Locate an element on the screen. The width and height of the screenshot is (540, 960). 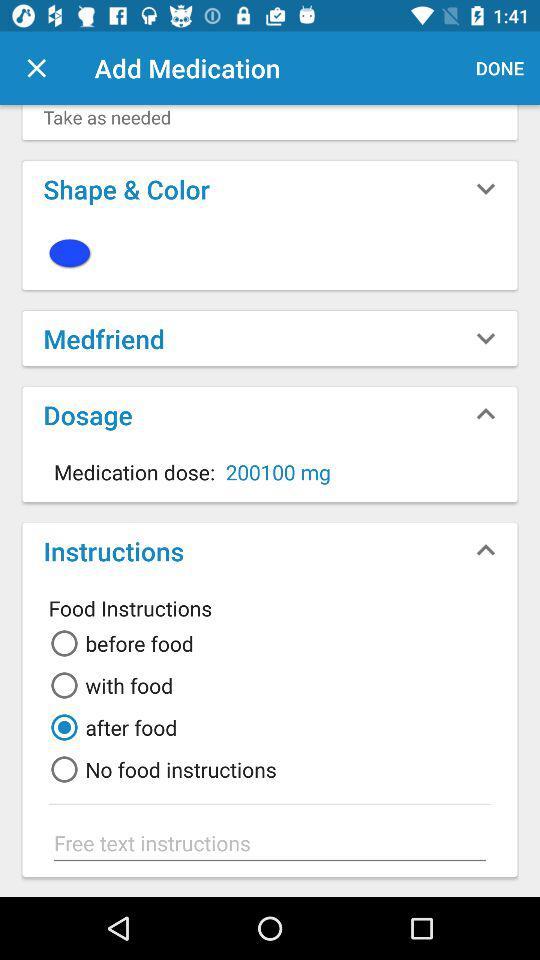
item below the with food item is located at coordinates (110, 726).